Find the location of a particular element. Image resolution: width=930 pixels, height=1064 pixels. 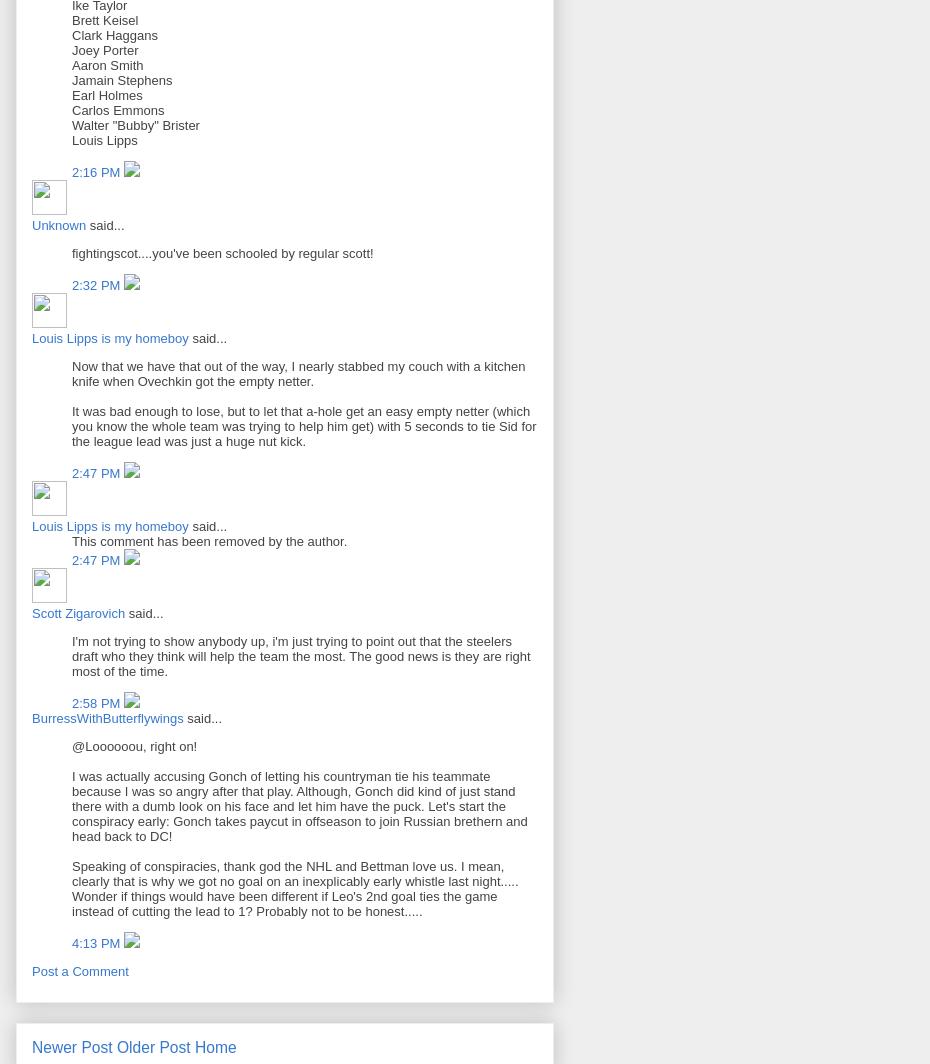

'4:13 PM' is located at coordinates (70, 943).